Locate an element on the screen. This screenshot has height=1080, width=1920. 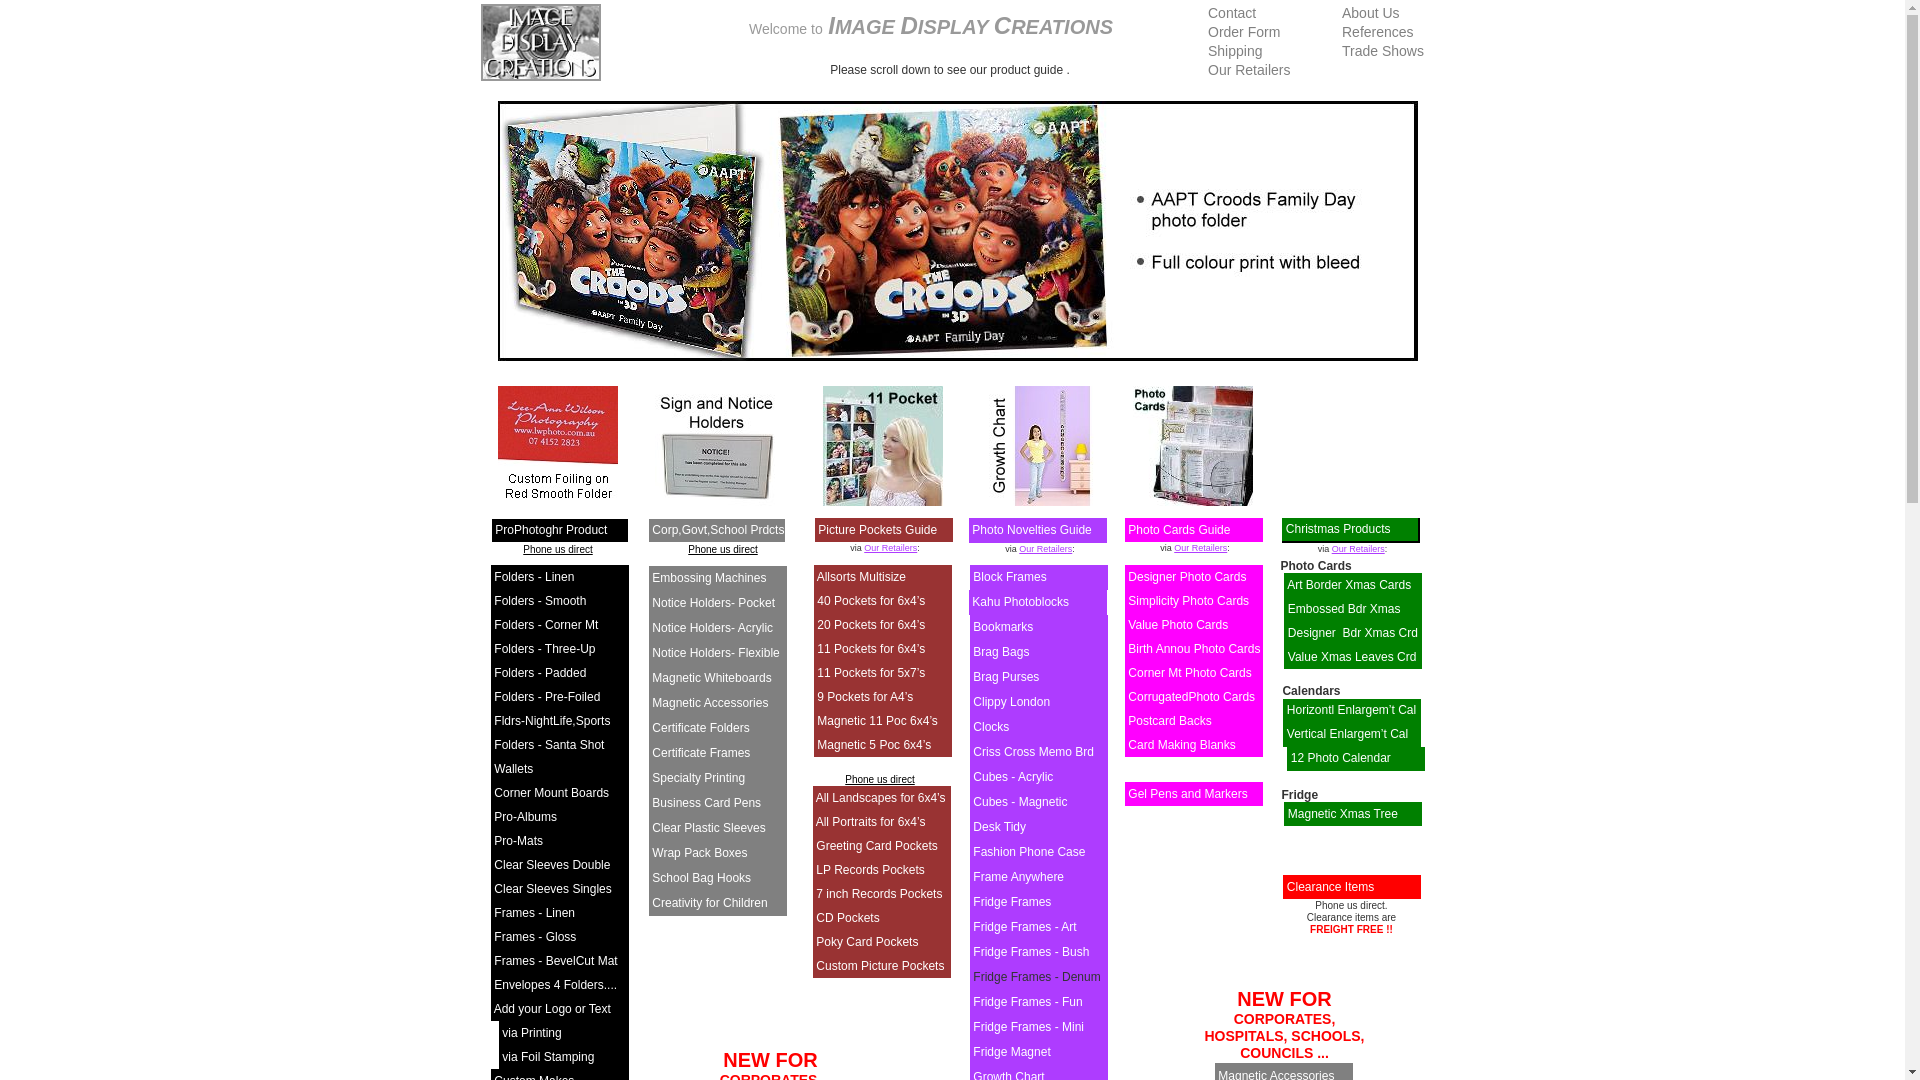
'Bookmarks' is located at coordinates (1003, 626).